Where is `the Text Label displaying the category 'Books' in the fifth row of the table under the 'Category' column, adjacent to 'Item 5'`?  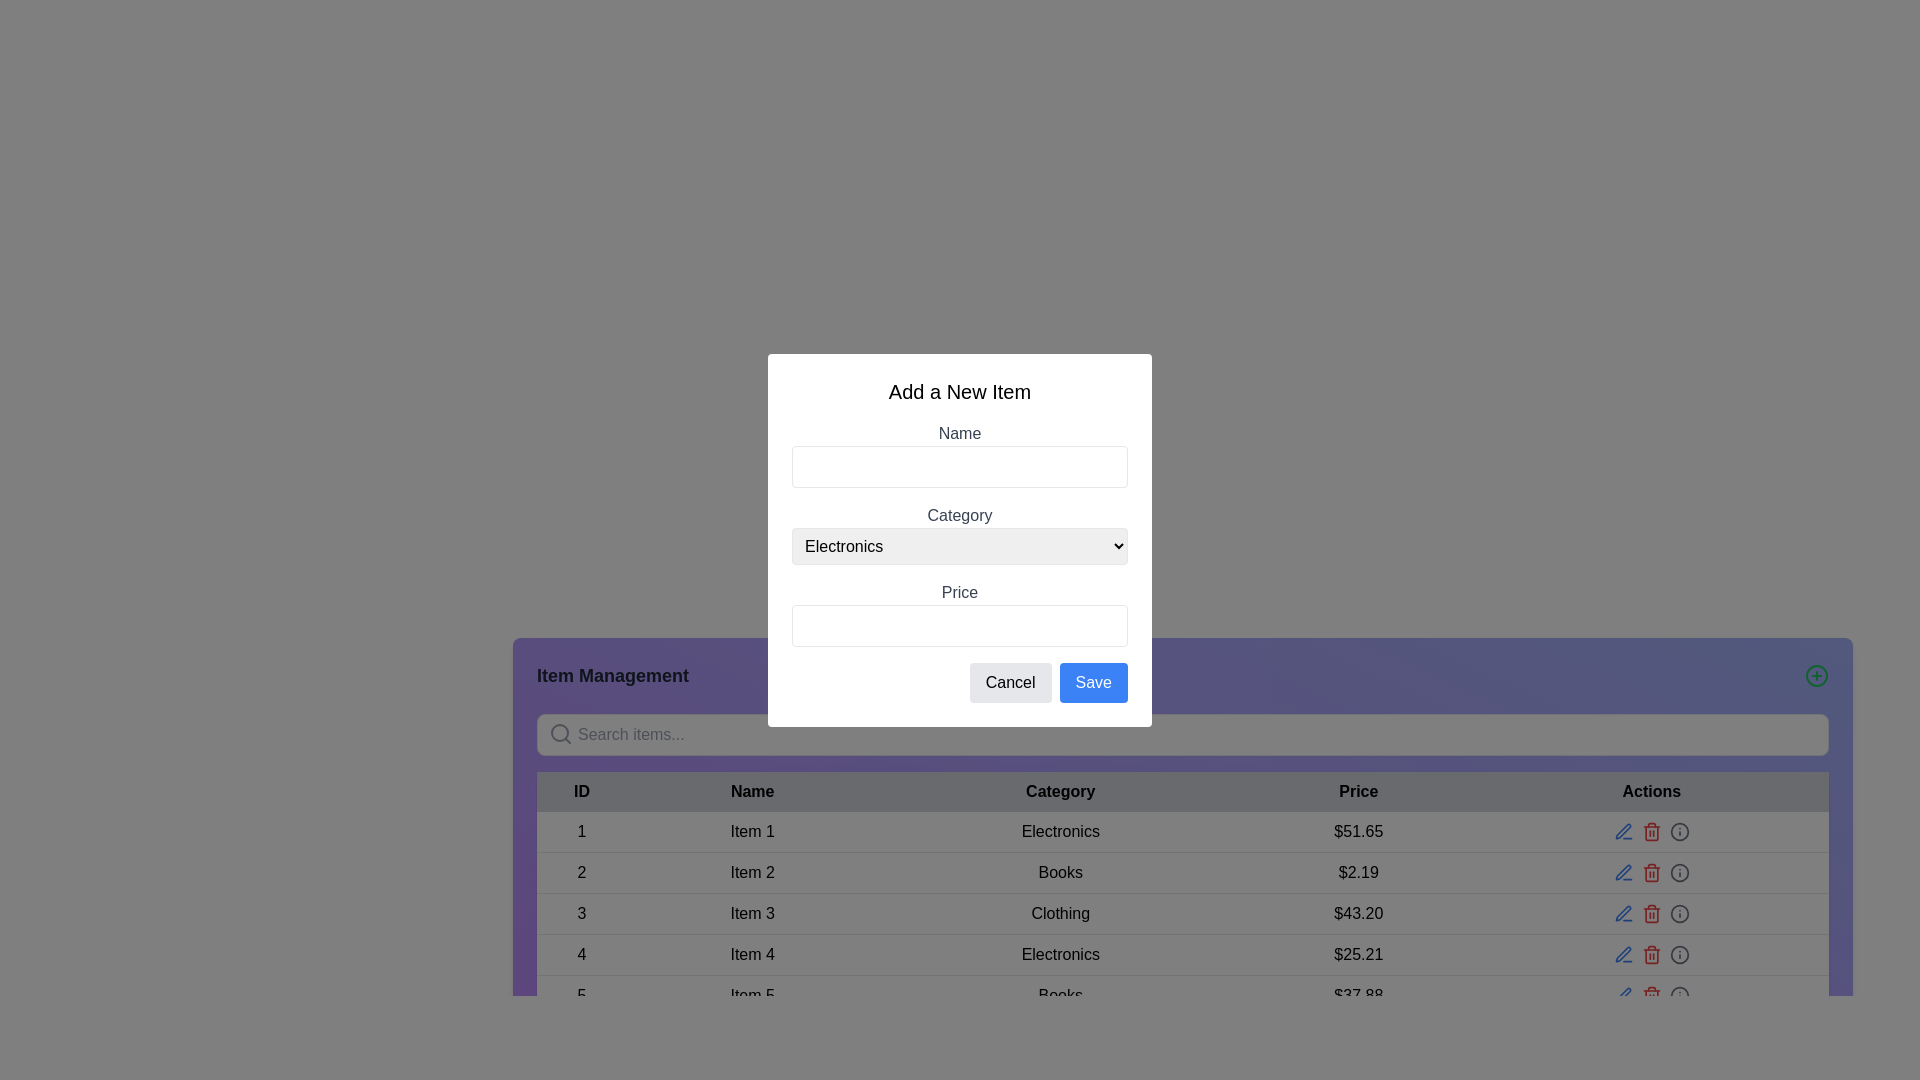
the Text Label displaying the category 'Books' in the fifth row of the table under the 'Category' column, adjacent to 'Item 5' is located at coordinates (1059, 995).